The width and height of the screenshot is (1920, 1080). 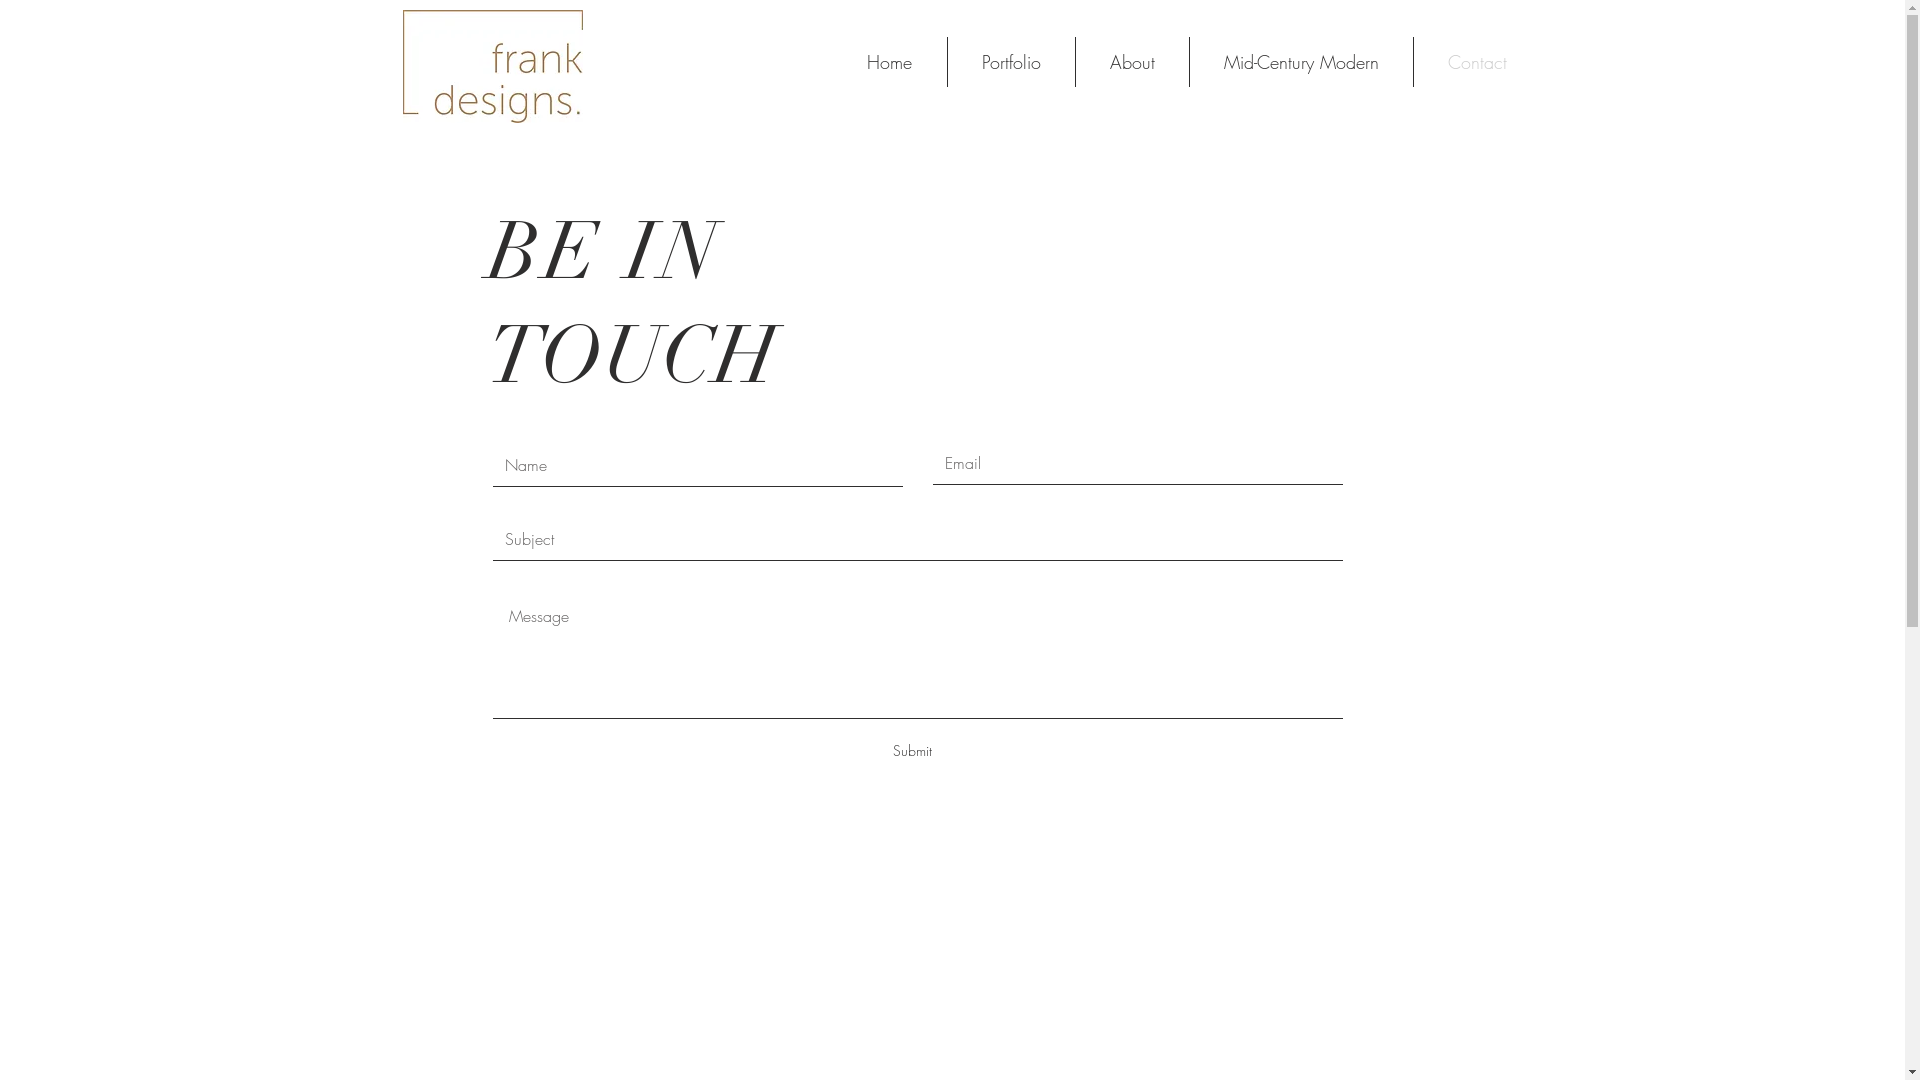 I want to click on 'About', so click(x=1131, y=60).